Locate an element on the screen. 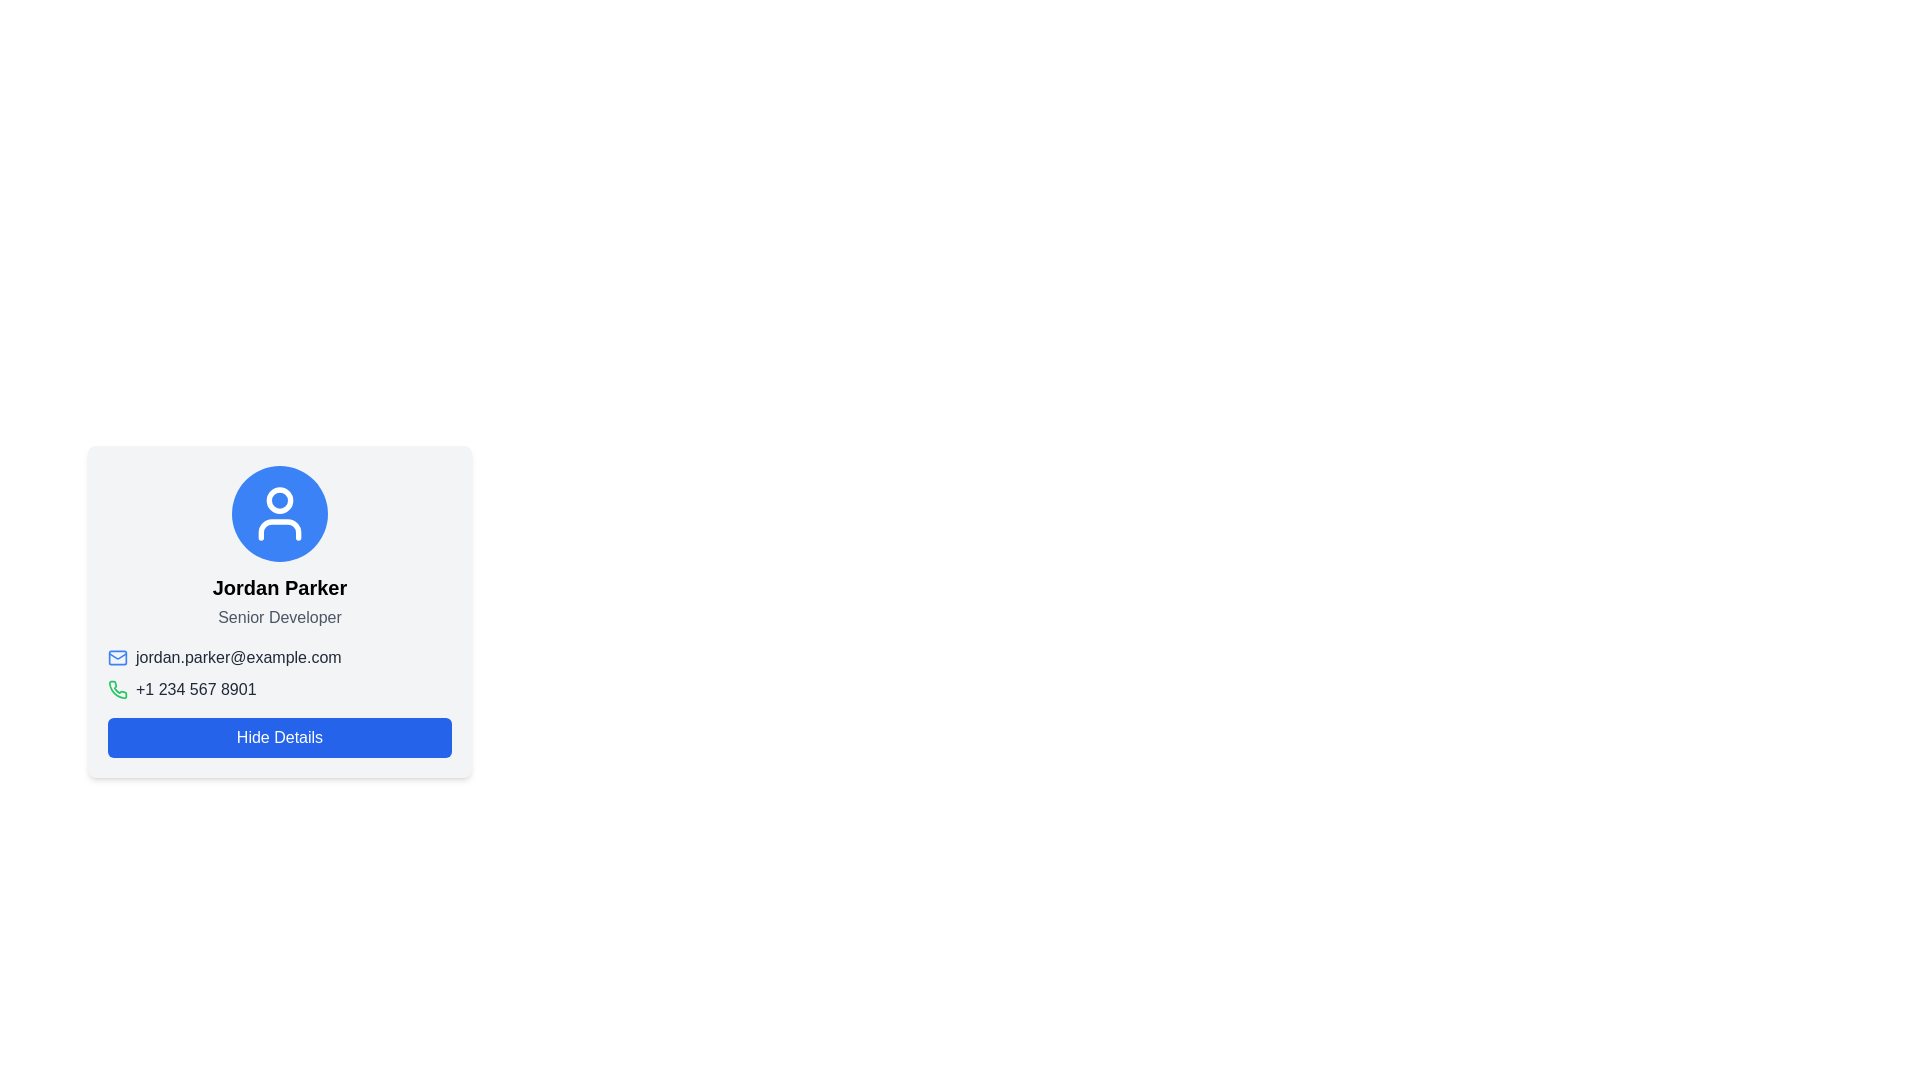 The image size is (1920, 1080). email address displayed below the name 'Jordan Parker', which is aligned with the email icon to its left is located at coordinates (278, 658).